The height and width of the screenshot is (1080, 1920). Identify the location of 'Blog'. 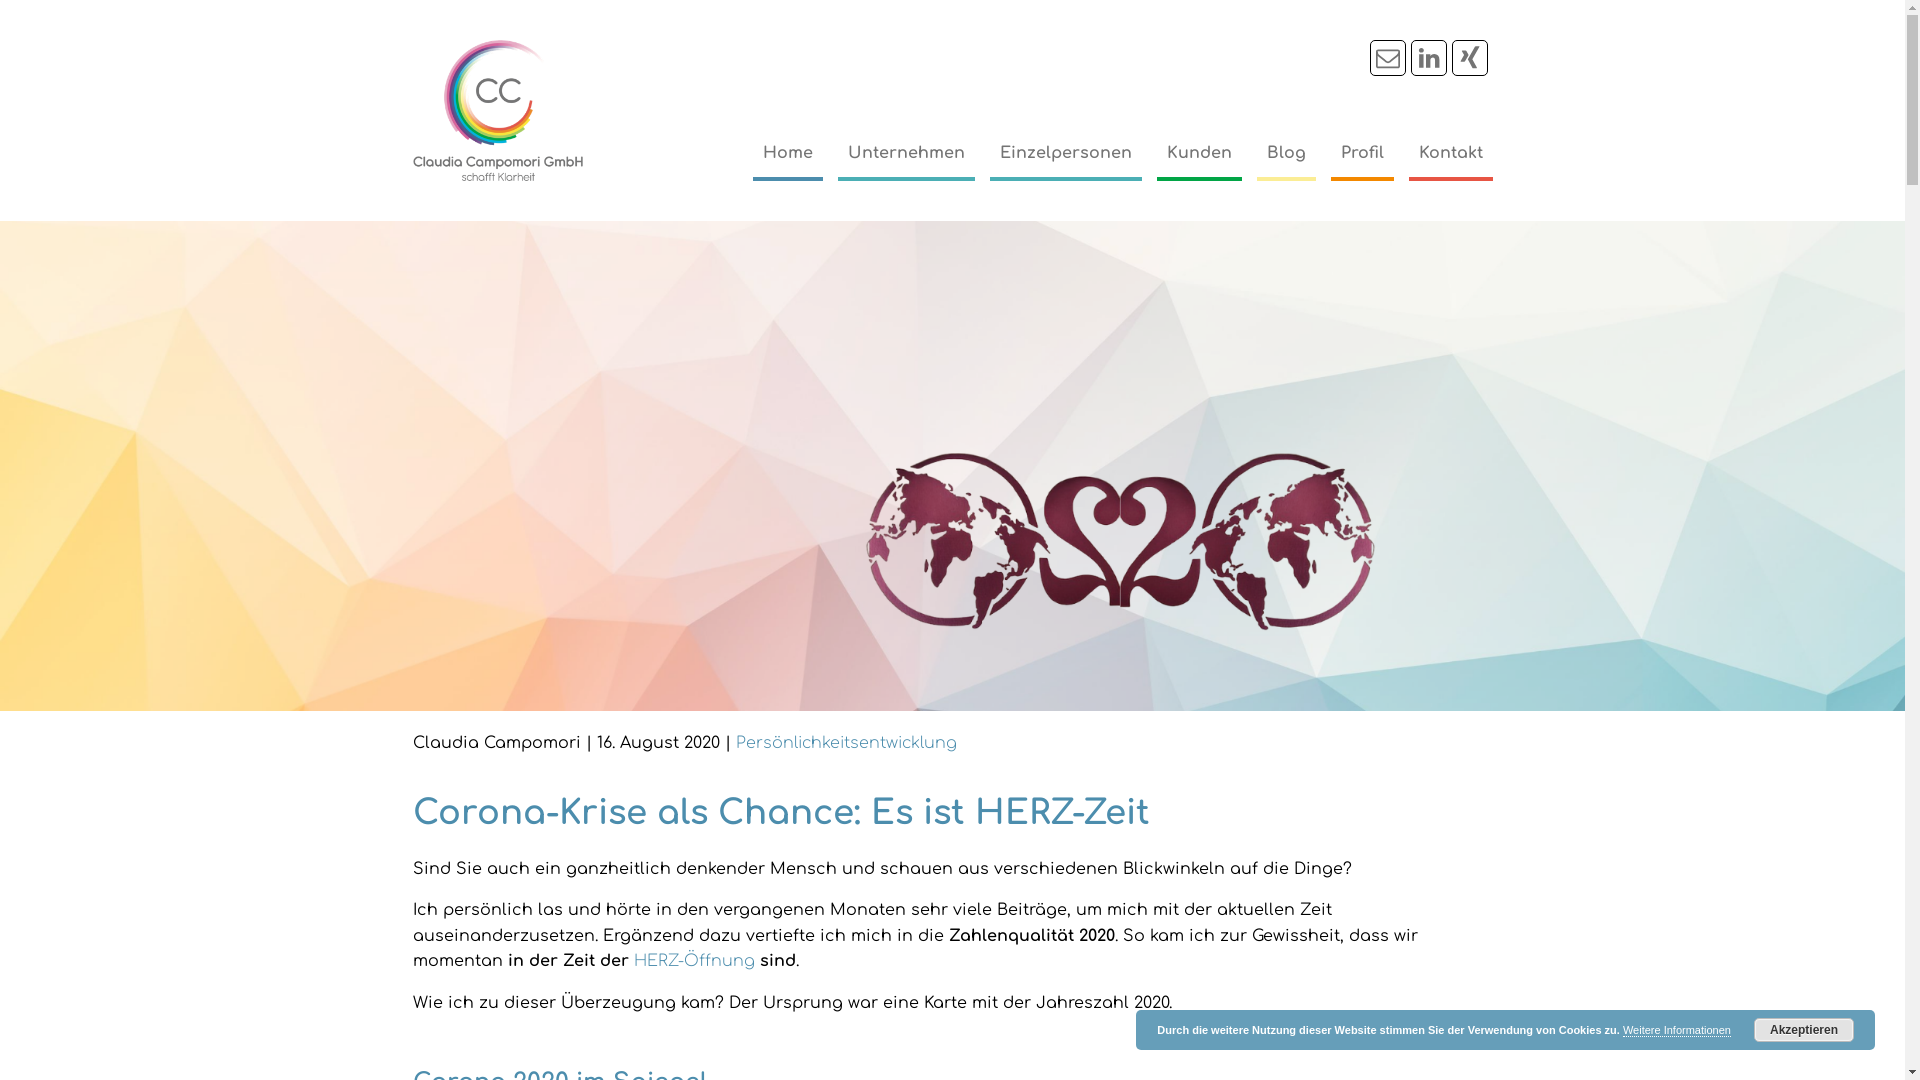
(1285, 153).